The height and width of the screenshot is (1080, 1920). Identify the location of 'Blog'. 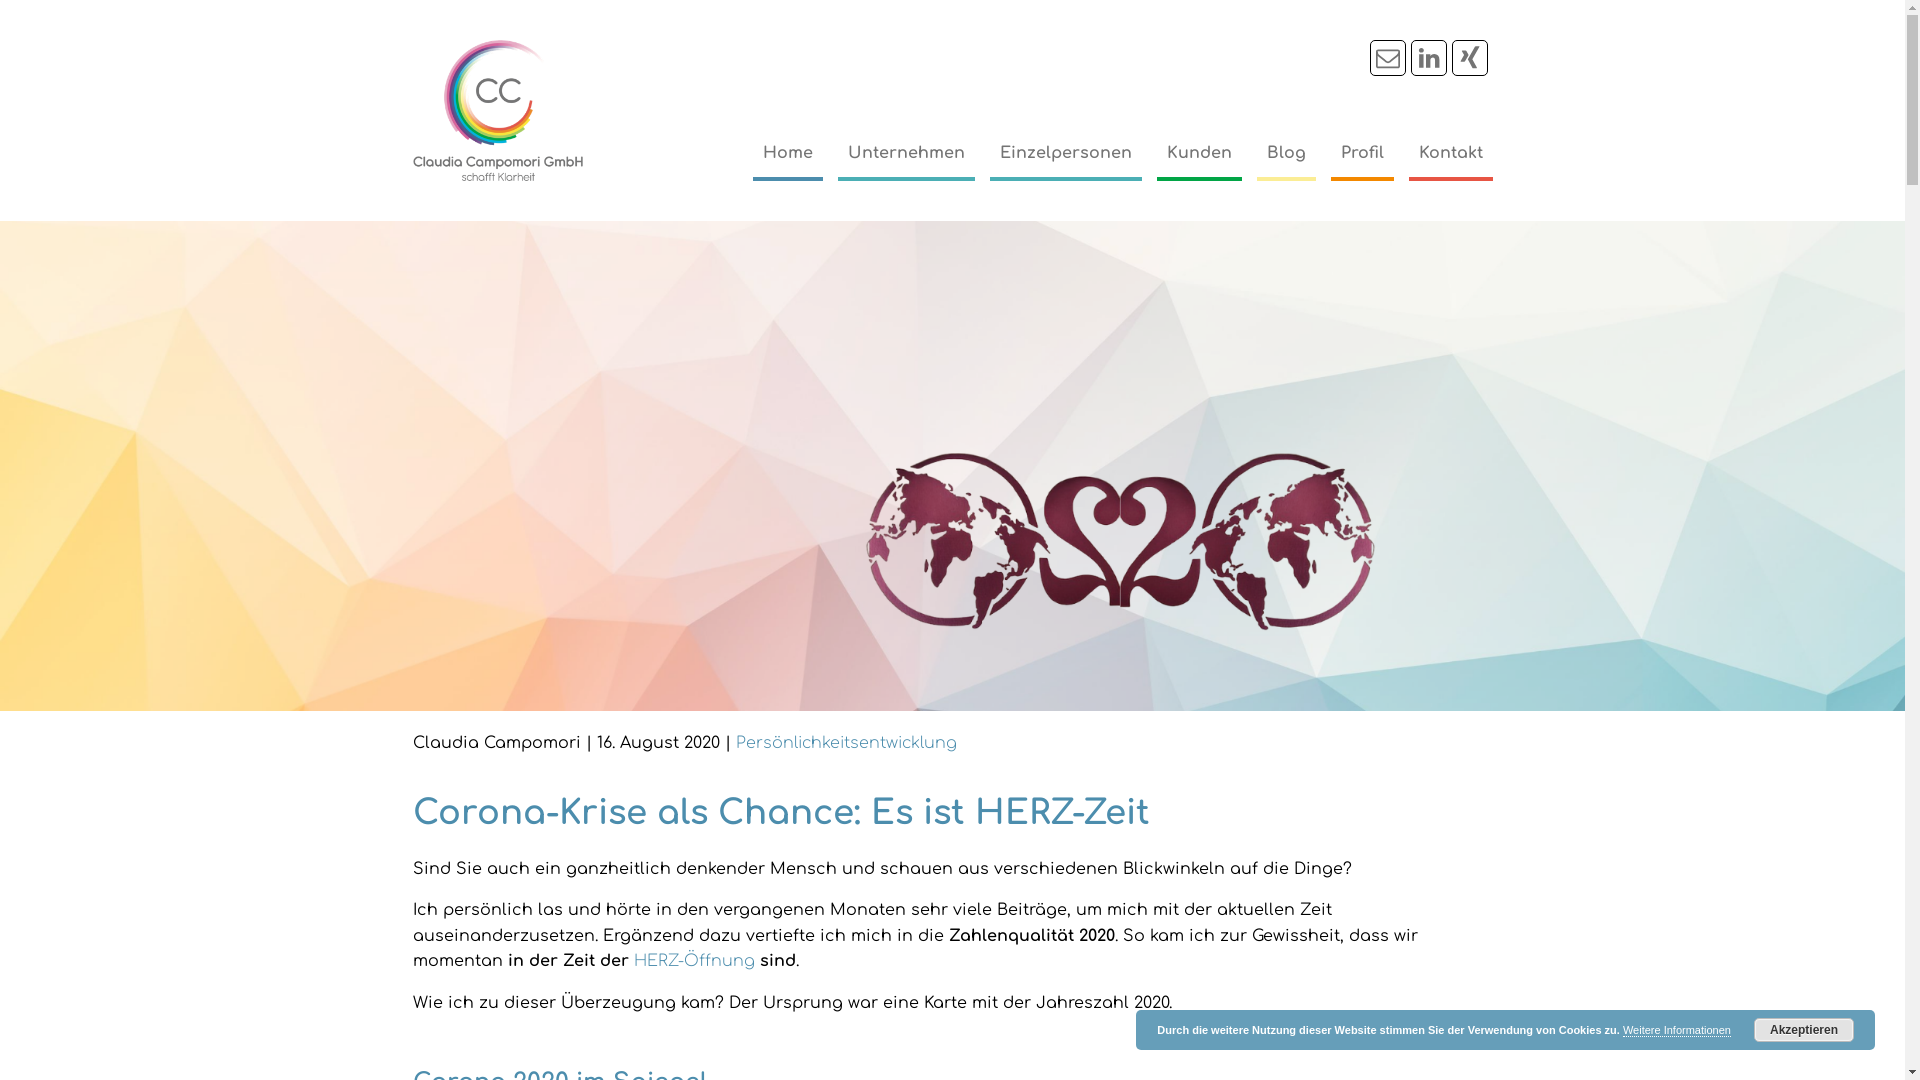
(1285, 153).